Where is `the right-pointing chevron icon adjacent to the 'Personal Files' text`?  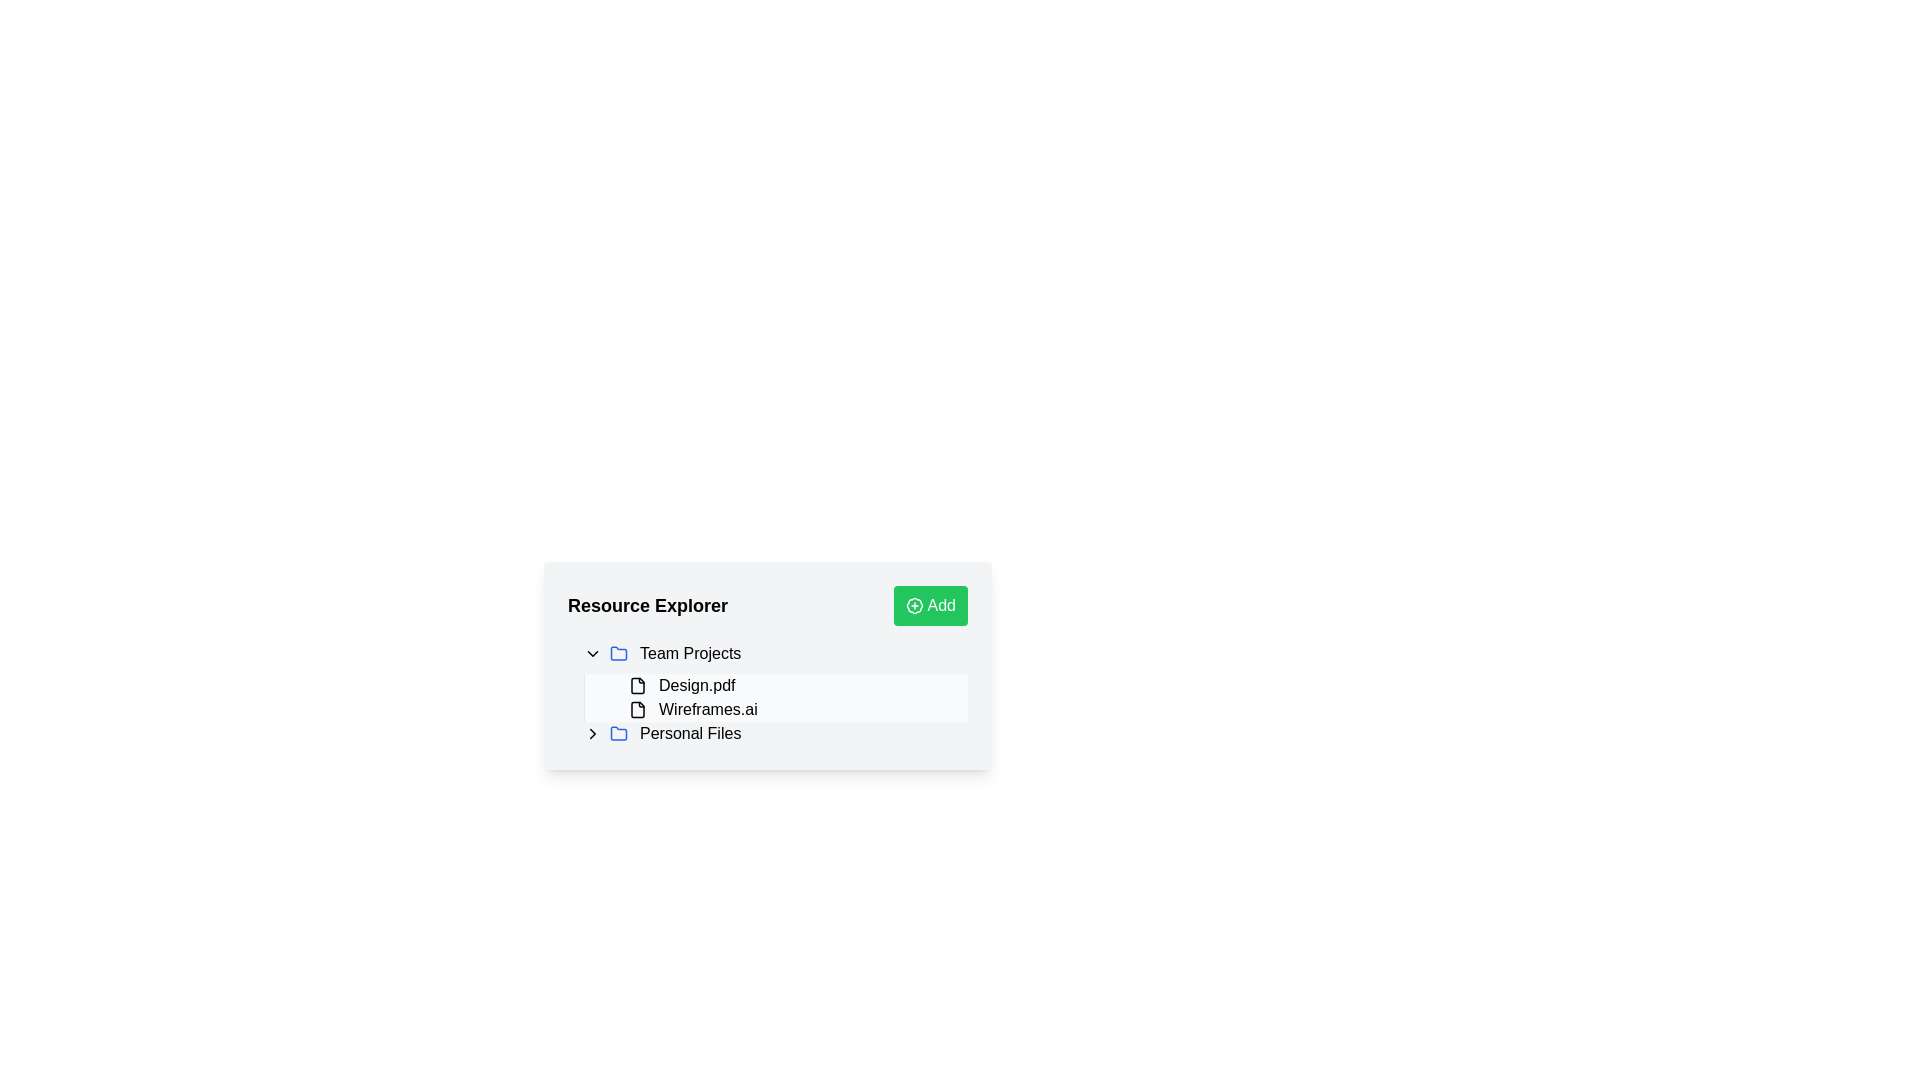 the right-pointing chevron icon adjacent to the 'Personal Files' text is located at coordinates (592, 733).